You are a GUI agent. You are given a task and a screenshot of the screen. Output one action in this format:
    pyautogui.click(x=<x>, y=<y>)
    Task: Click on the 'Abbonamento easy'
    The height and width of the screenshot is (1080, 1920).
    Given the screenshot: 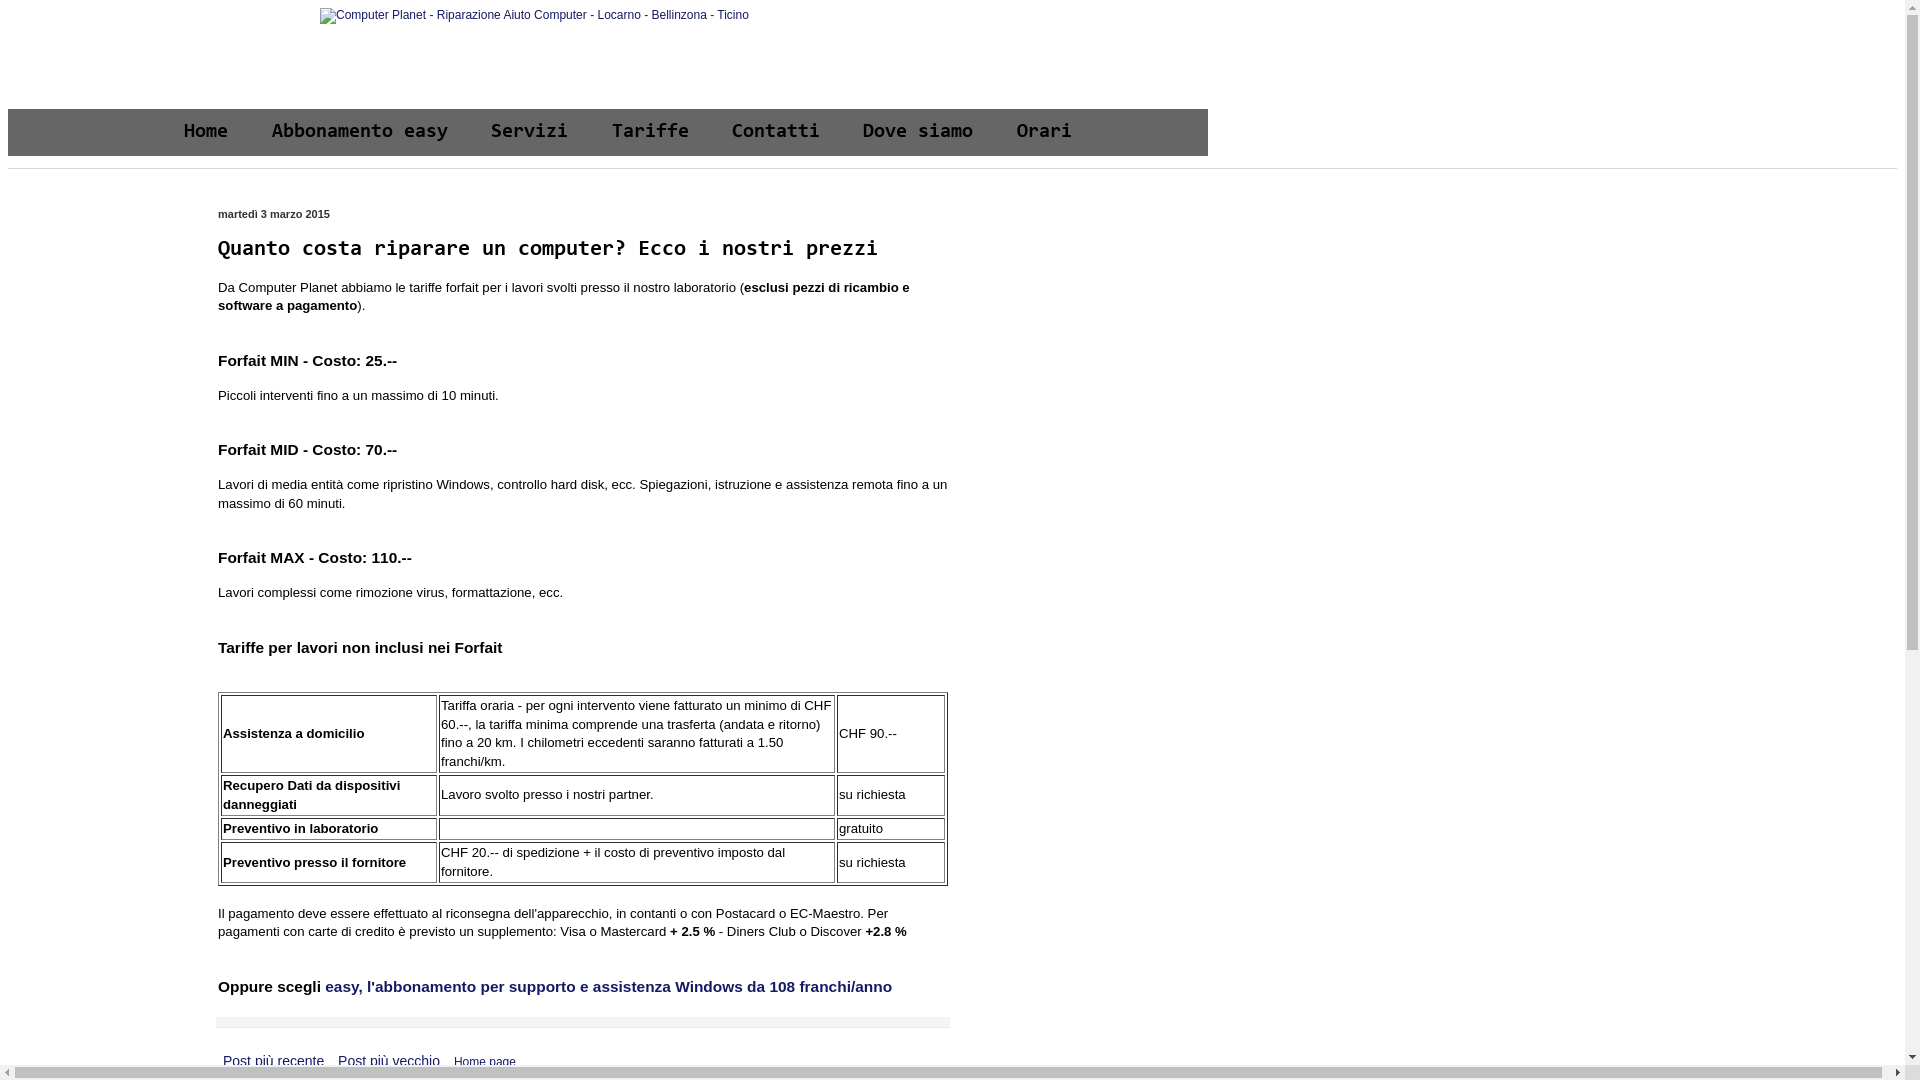 What is the action you would take?
    pyautogui.click(x=360, y=132)
    